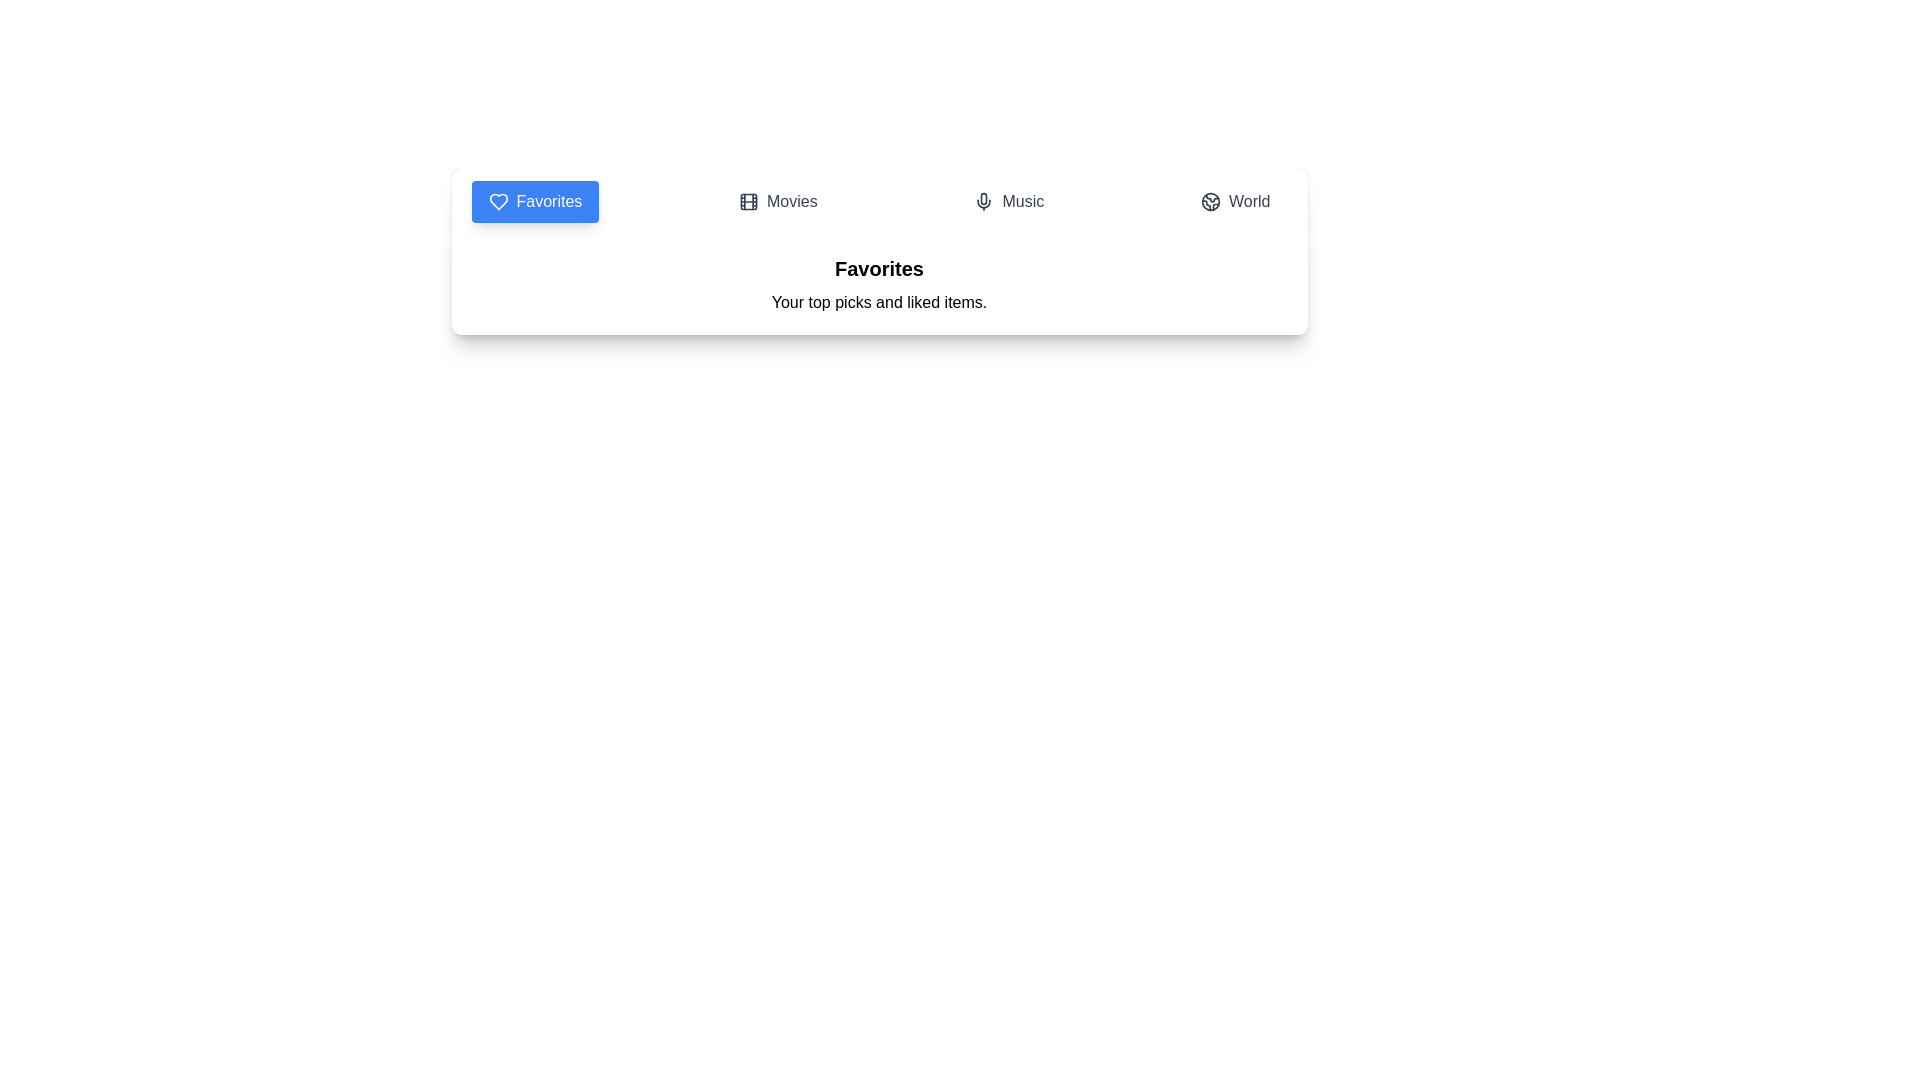  Describe the element at coordinates (534, 201) in the screenshot. I see `the Favorites tab to inspect its appearance` at that location.